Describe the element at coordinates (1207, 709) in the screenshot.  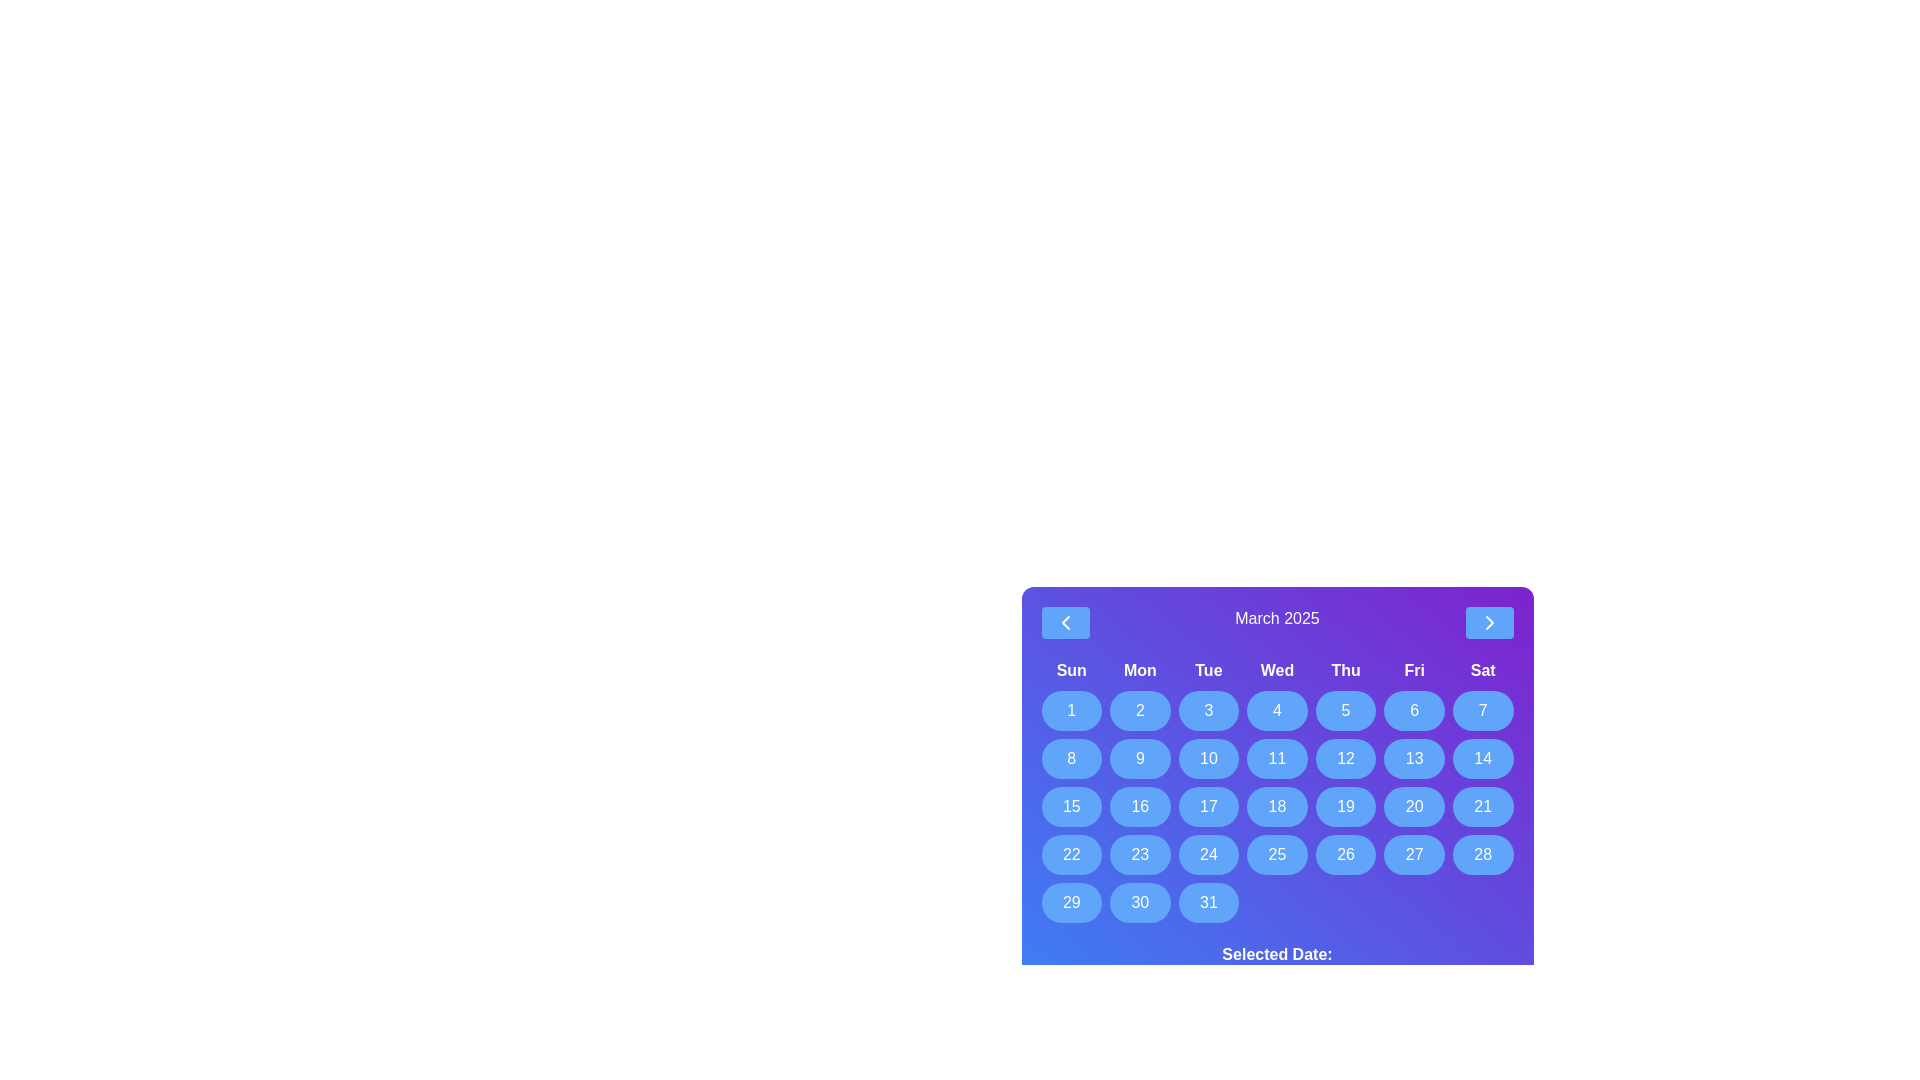
I see `the calendar button for date '3' located in the first row and third column under the 'Tue' header` at that location.